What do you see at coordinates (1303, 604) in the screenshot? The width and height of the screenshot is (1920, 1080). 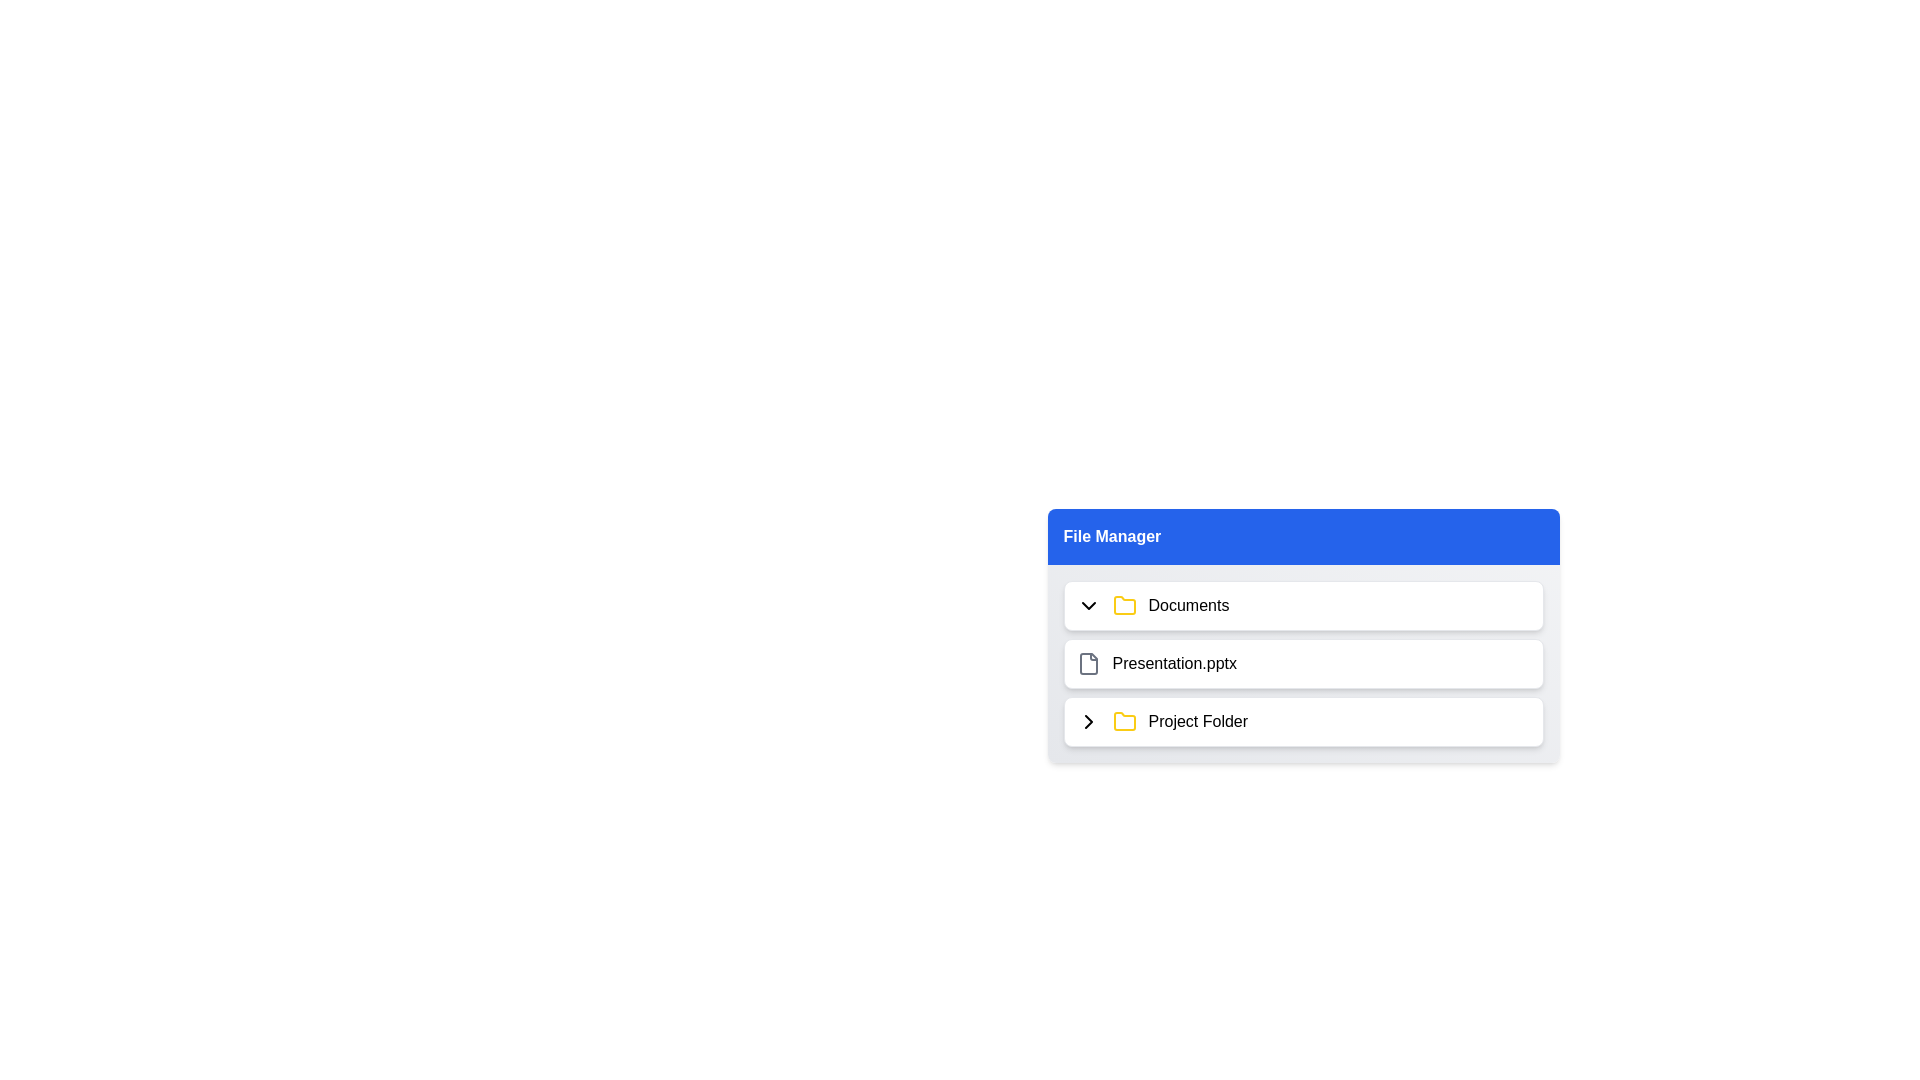 I see `the item Documents to observe its hover effect` at bounding box center [1303, 604].